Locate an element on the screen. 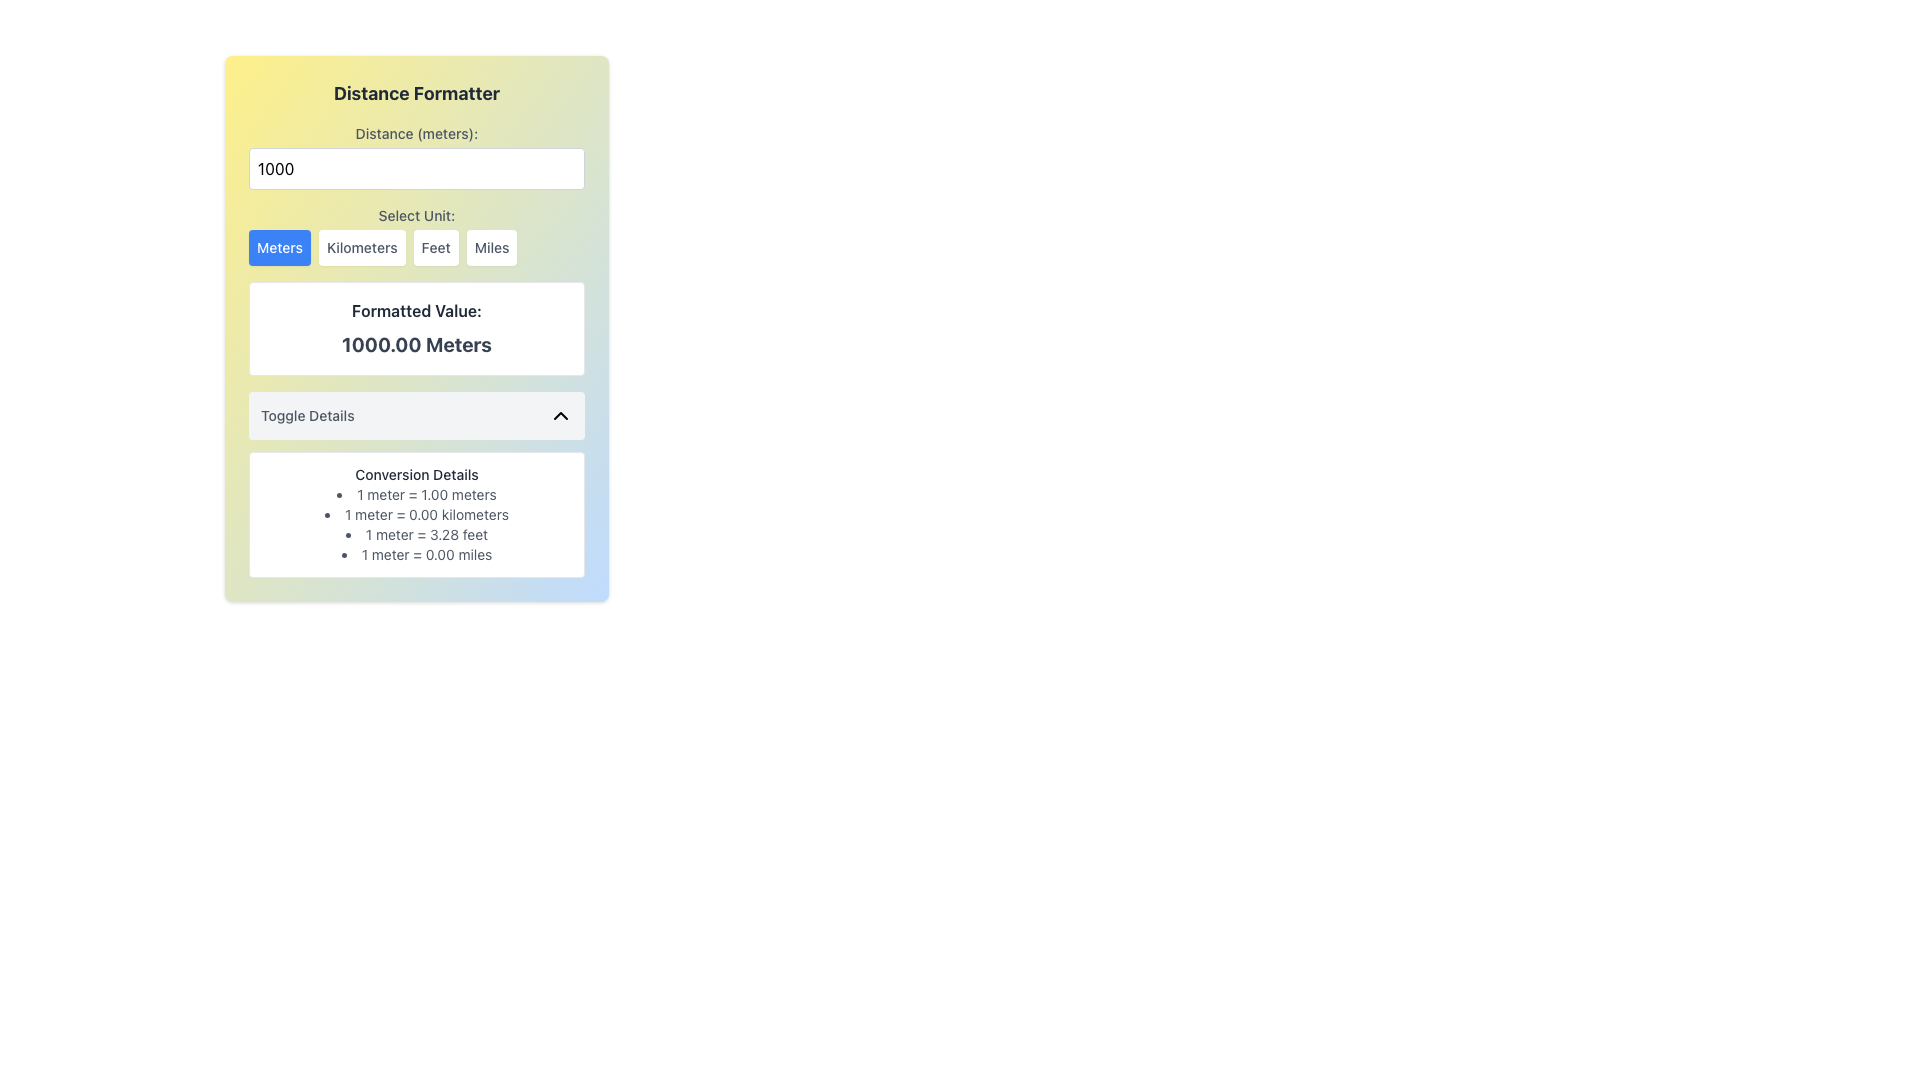 The width and height of the screenshot is (1920, 1080). the static text label or heading that serves as the title for the interface section, positioned at the top center above the text 'Distance (meters):' is located at coordinates (416, 93).